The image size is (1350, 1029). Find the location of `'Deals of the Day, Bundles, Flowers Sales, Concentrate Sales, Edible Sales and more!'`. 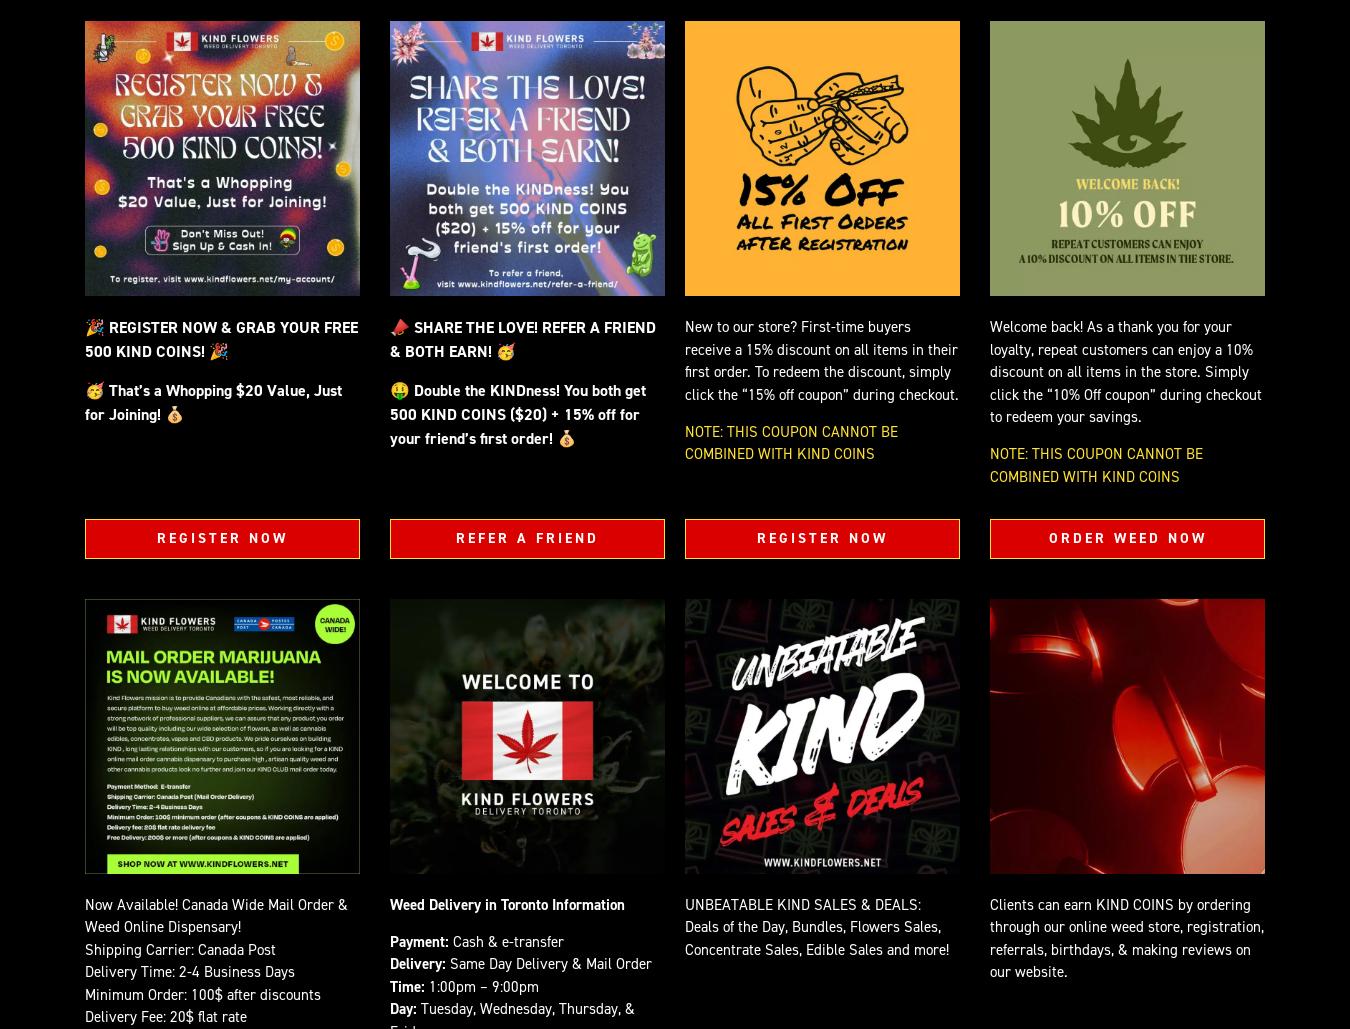

'Deals of the Day, Bundles, Flowers Sales, Concentrate Sales, Edible Sales and more!' is located at coordinates (817, 938).